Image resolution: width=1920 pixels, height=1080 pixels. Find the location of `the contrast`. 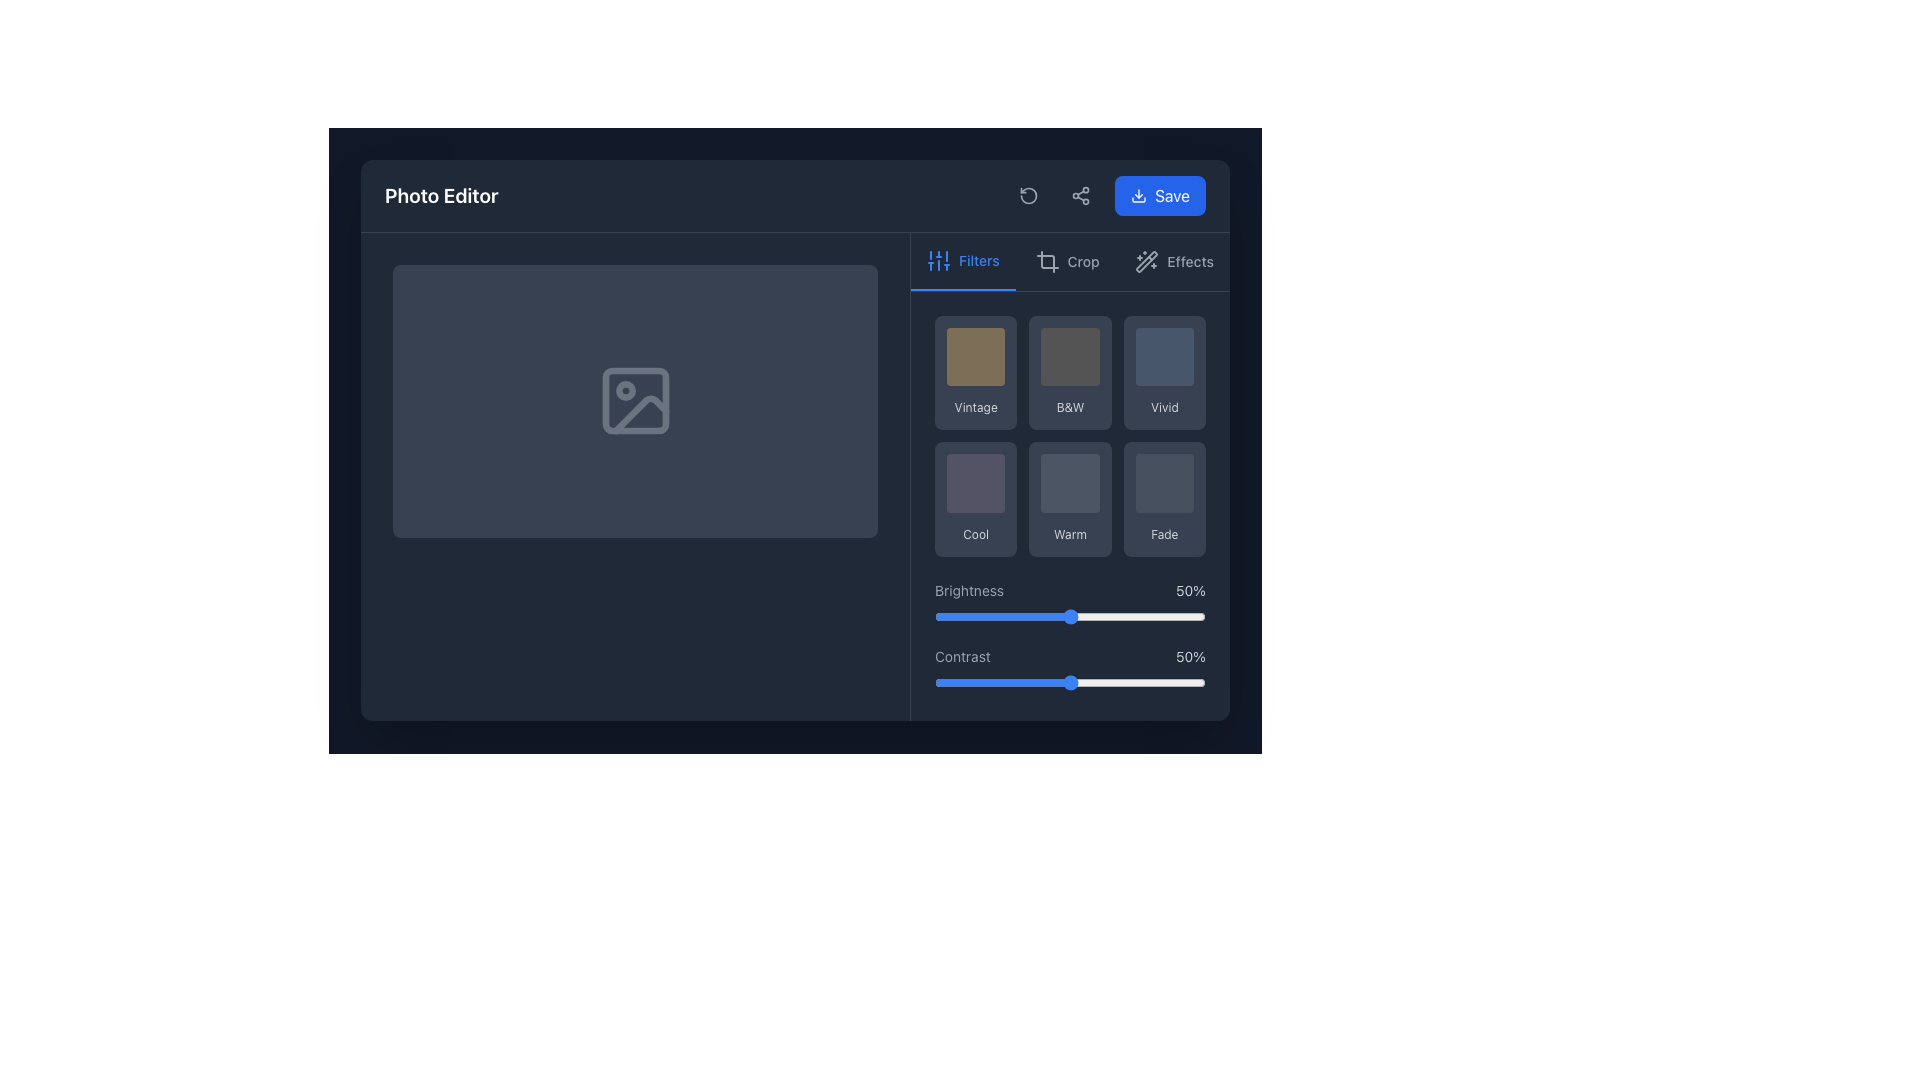

the contrast is located at coordinates (978, 681).